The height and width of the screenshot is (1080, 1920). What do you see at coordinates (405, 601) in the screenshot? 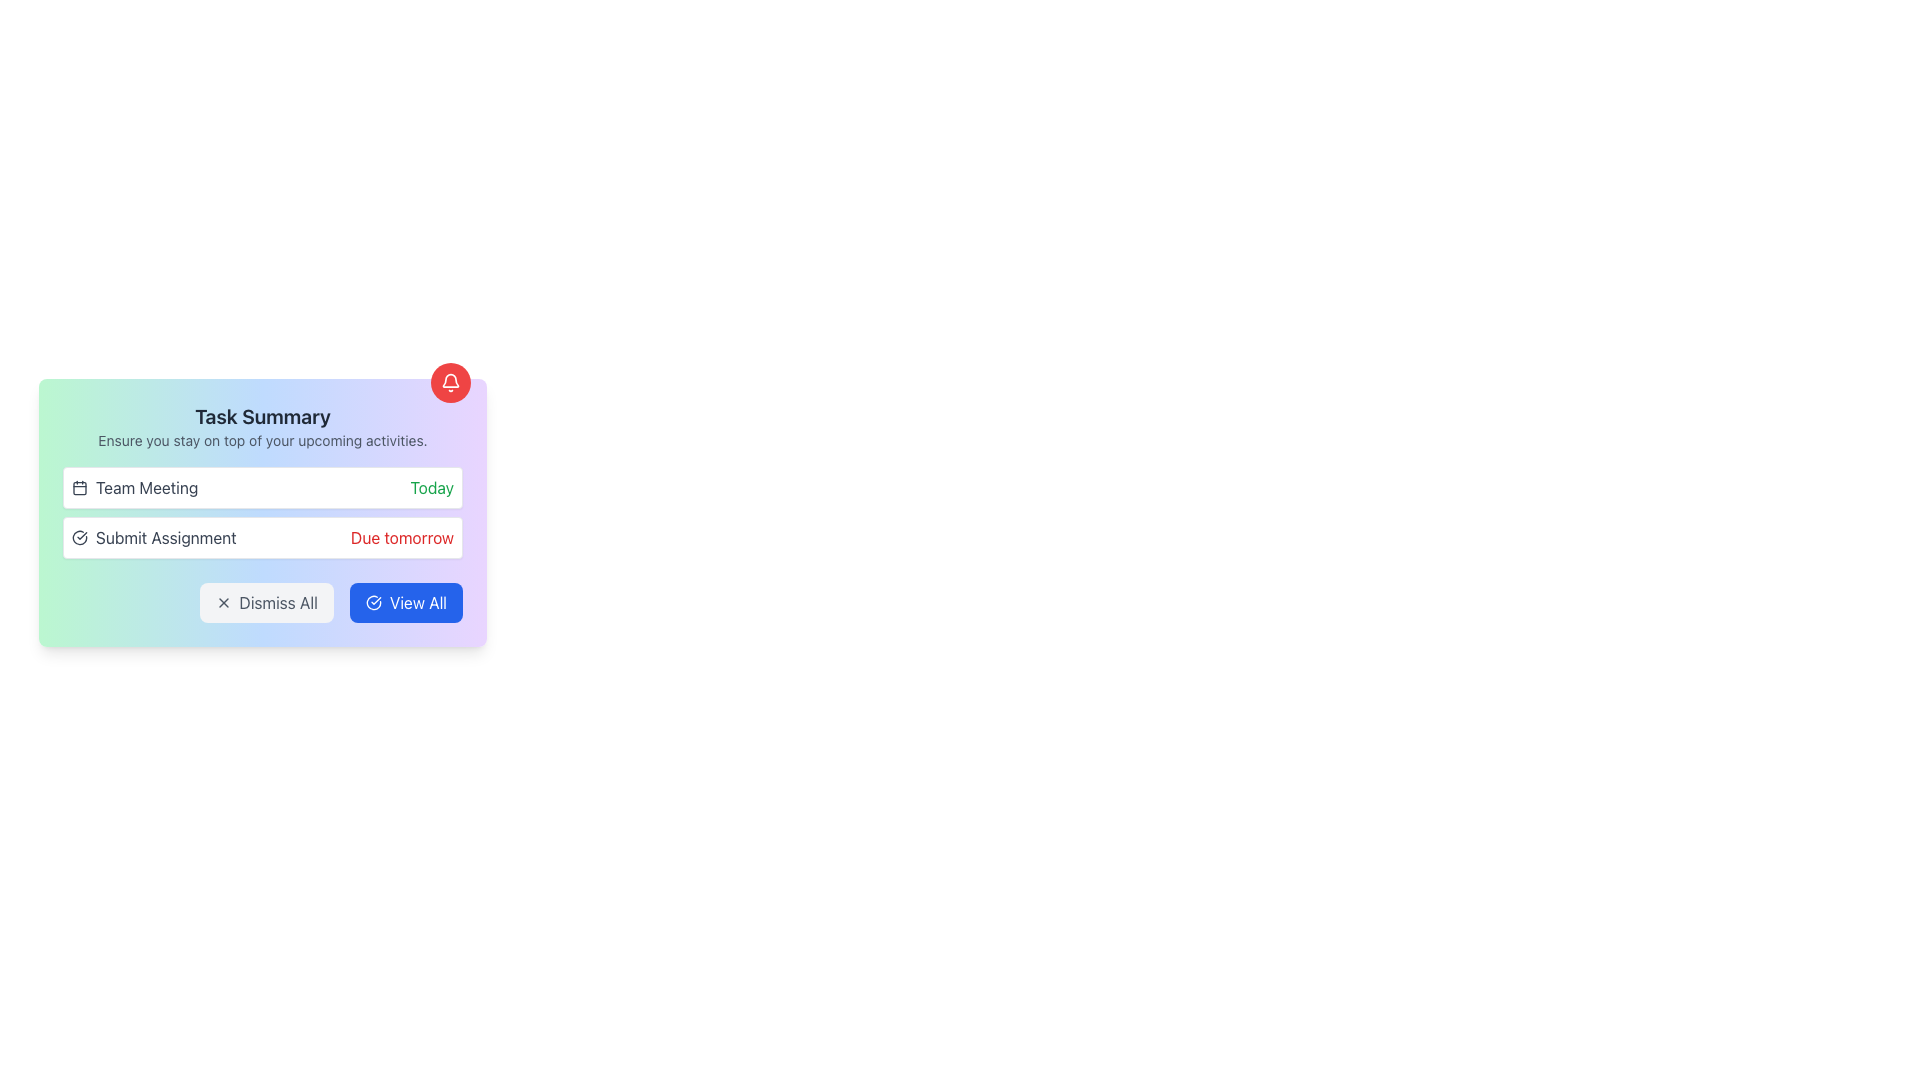
I see `the 'View All' button with a blue background and white text, located in the 'Task Summary' modal, positioned to the right of the 'Dismiss All' button` at bounding box center [405, 601].